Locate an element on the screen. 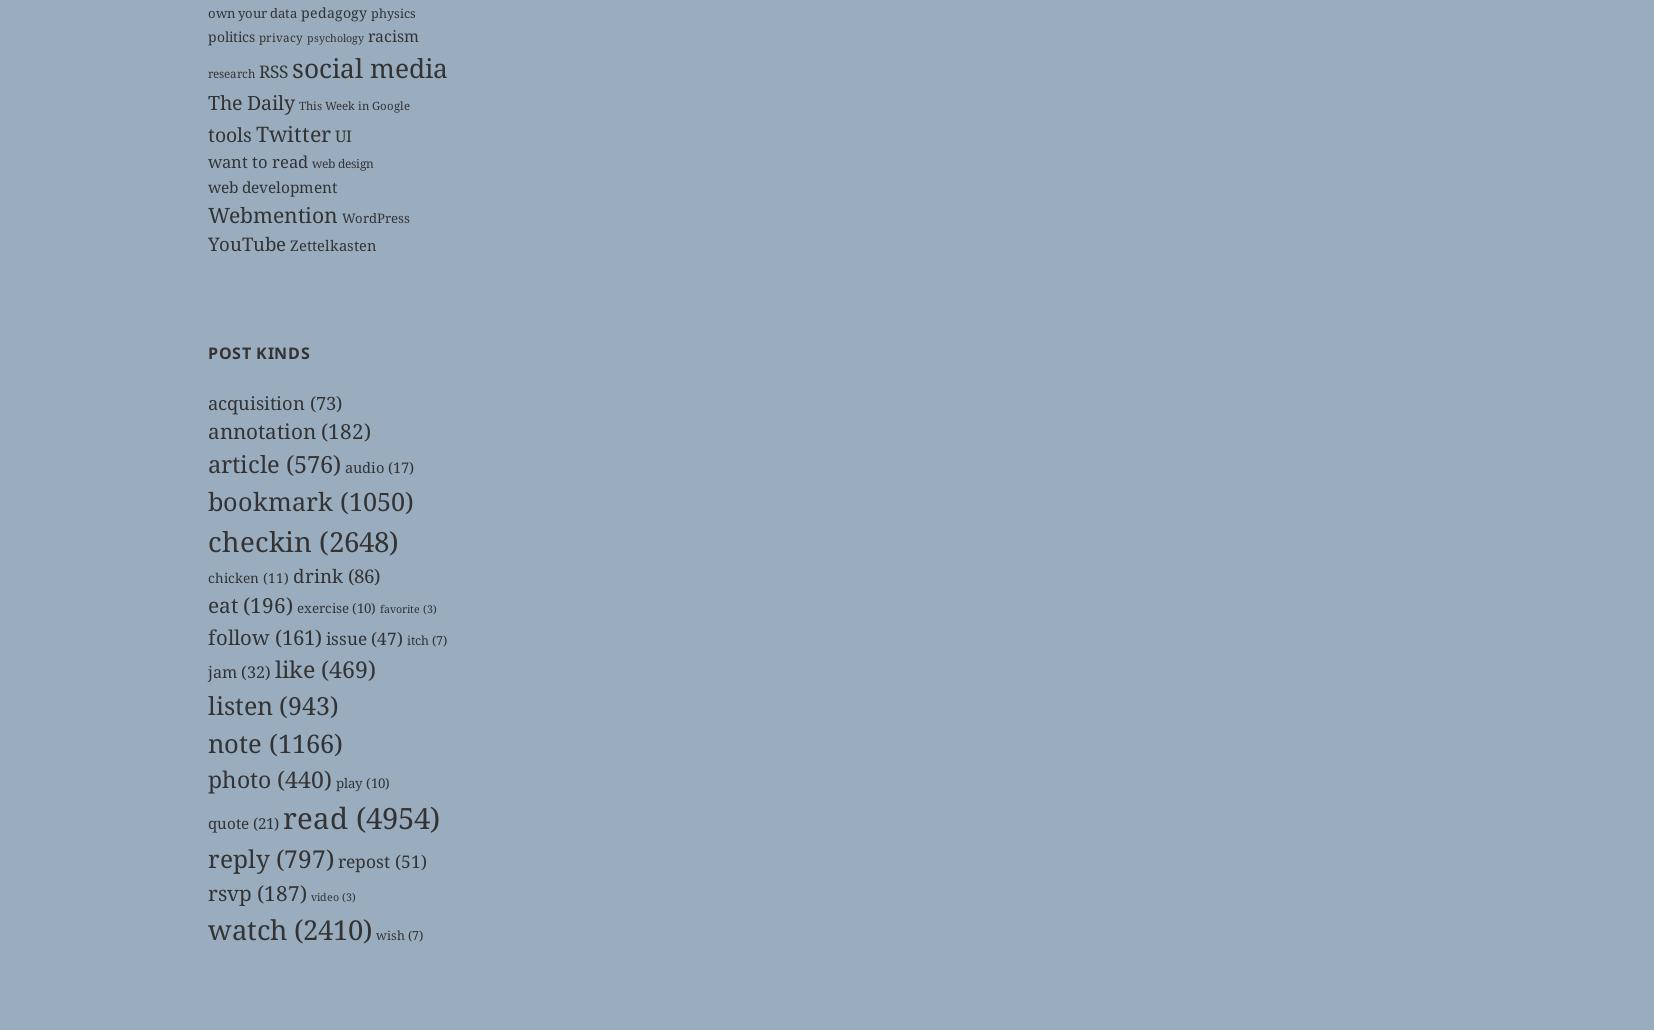 This screenshot has width=1654, height=1030. '(1050)' is located at coordinates (331, 498).